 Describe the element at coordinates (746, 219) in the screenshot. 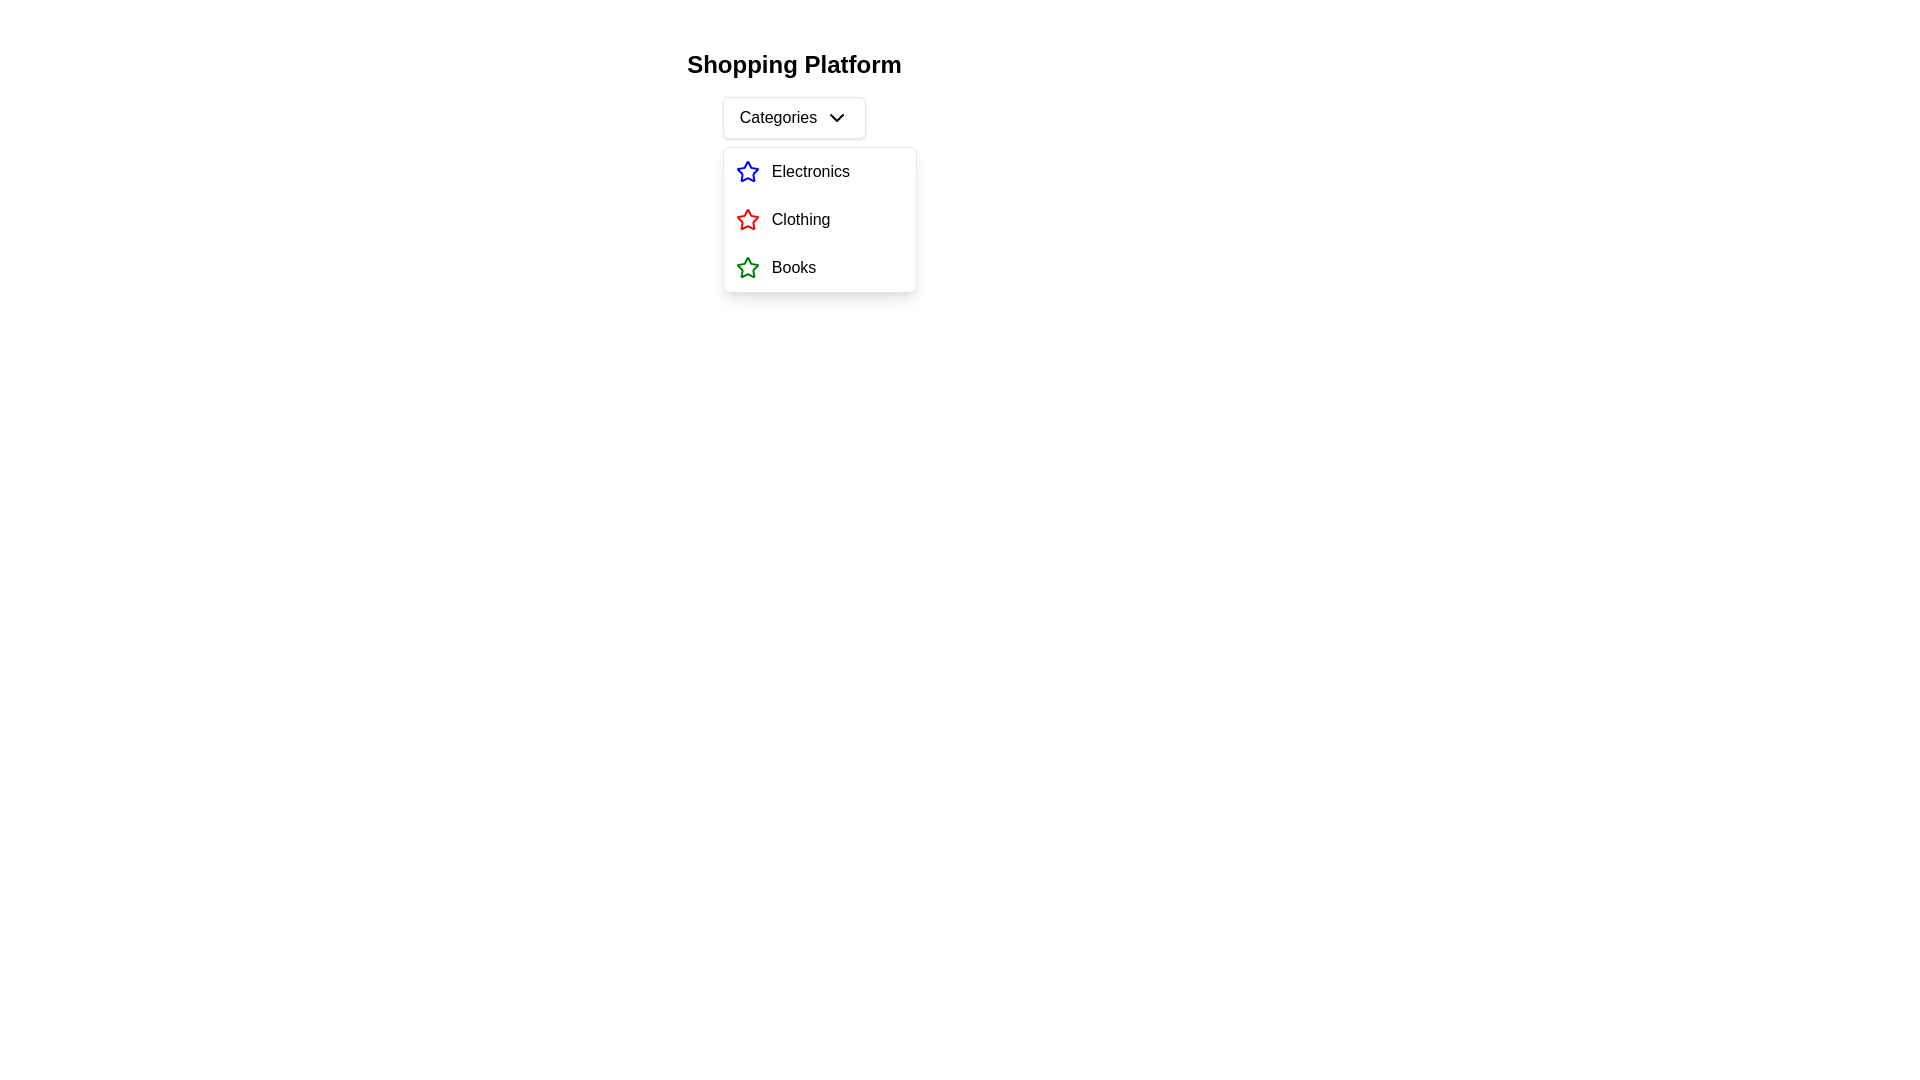

I see `the star-shaped icon located within the 'Clothing' menu item, which serves as a visual symbol for identification` at that location.